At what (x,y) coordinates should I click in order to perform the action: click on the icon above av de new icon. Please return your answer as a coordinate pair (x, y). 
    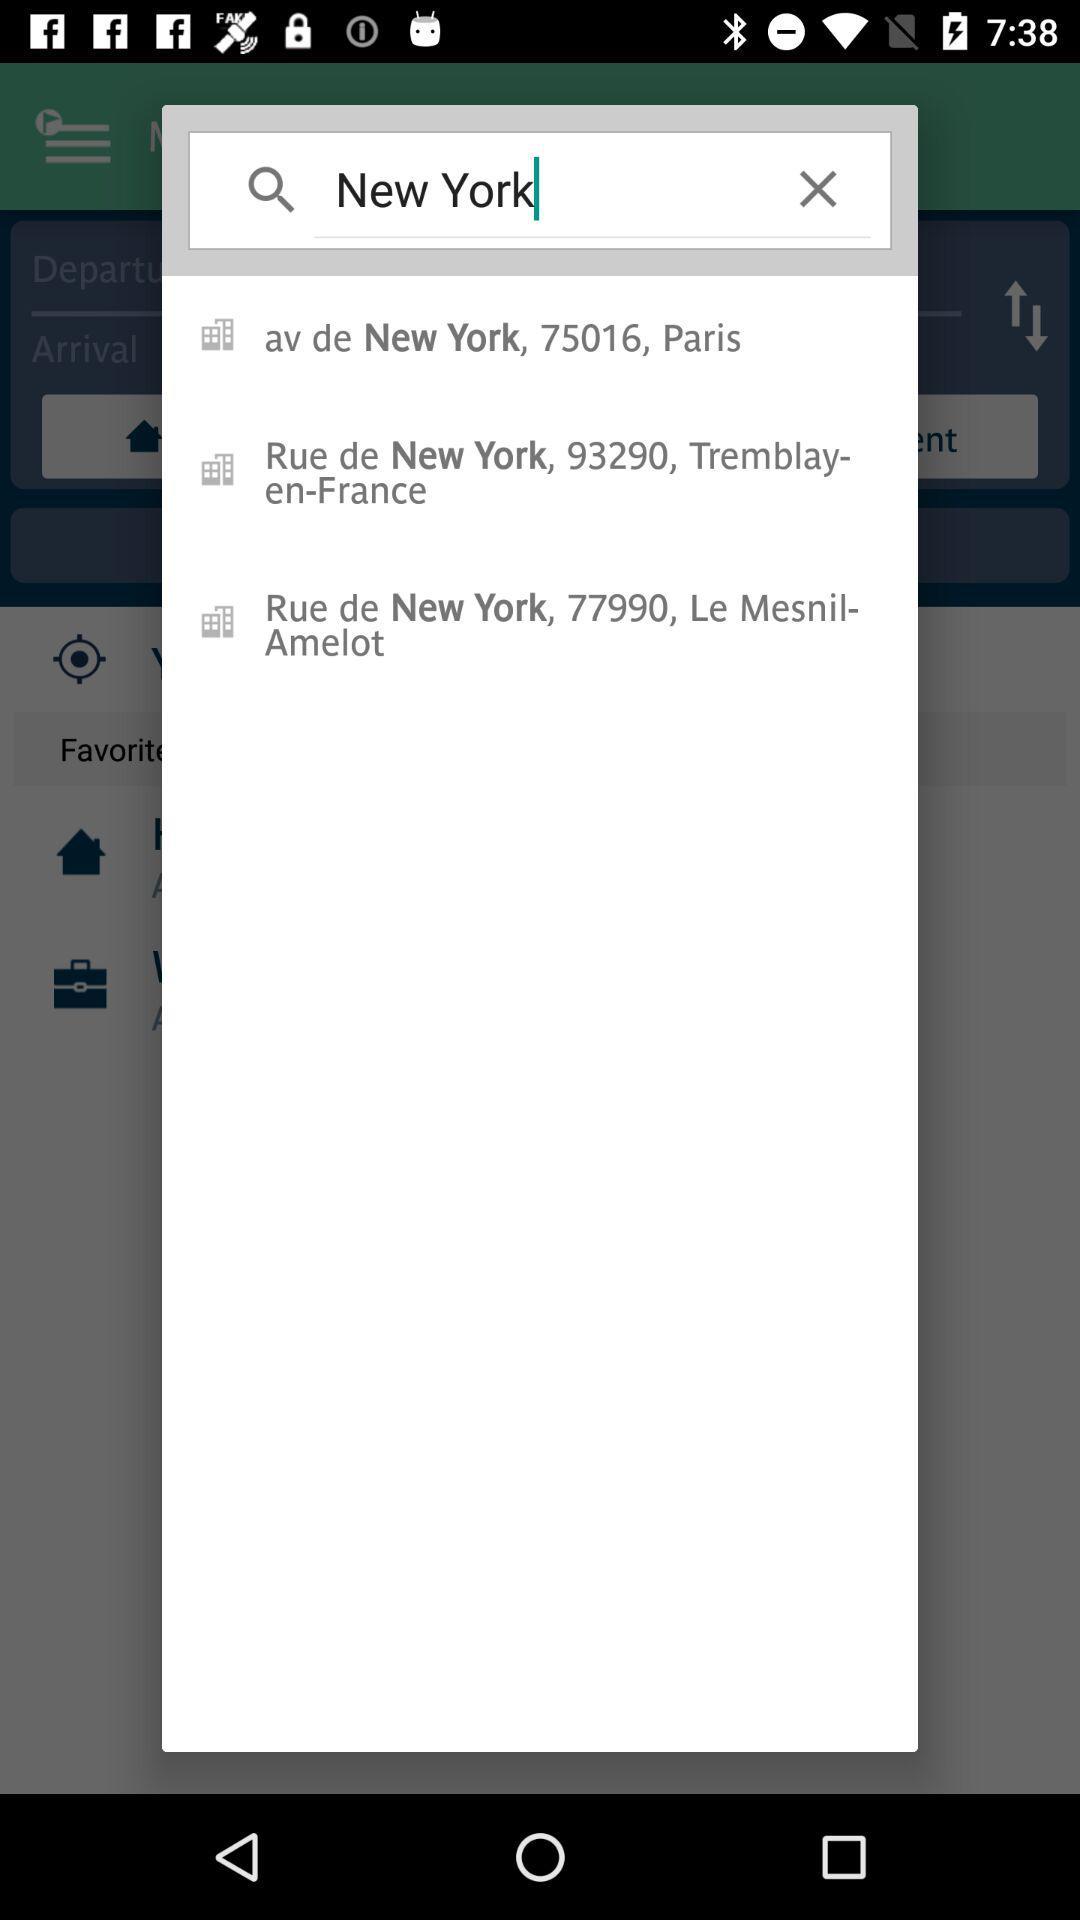
    Looking at the image, I should click on (818, 188).